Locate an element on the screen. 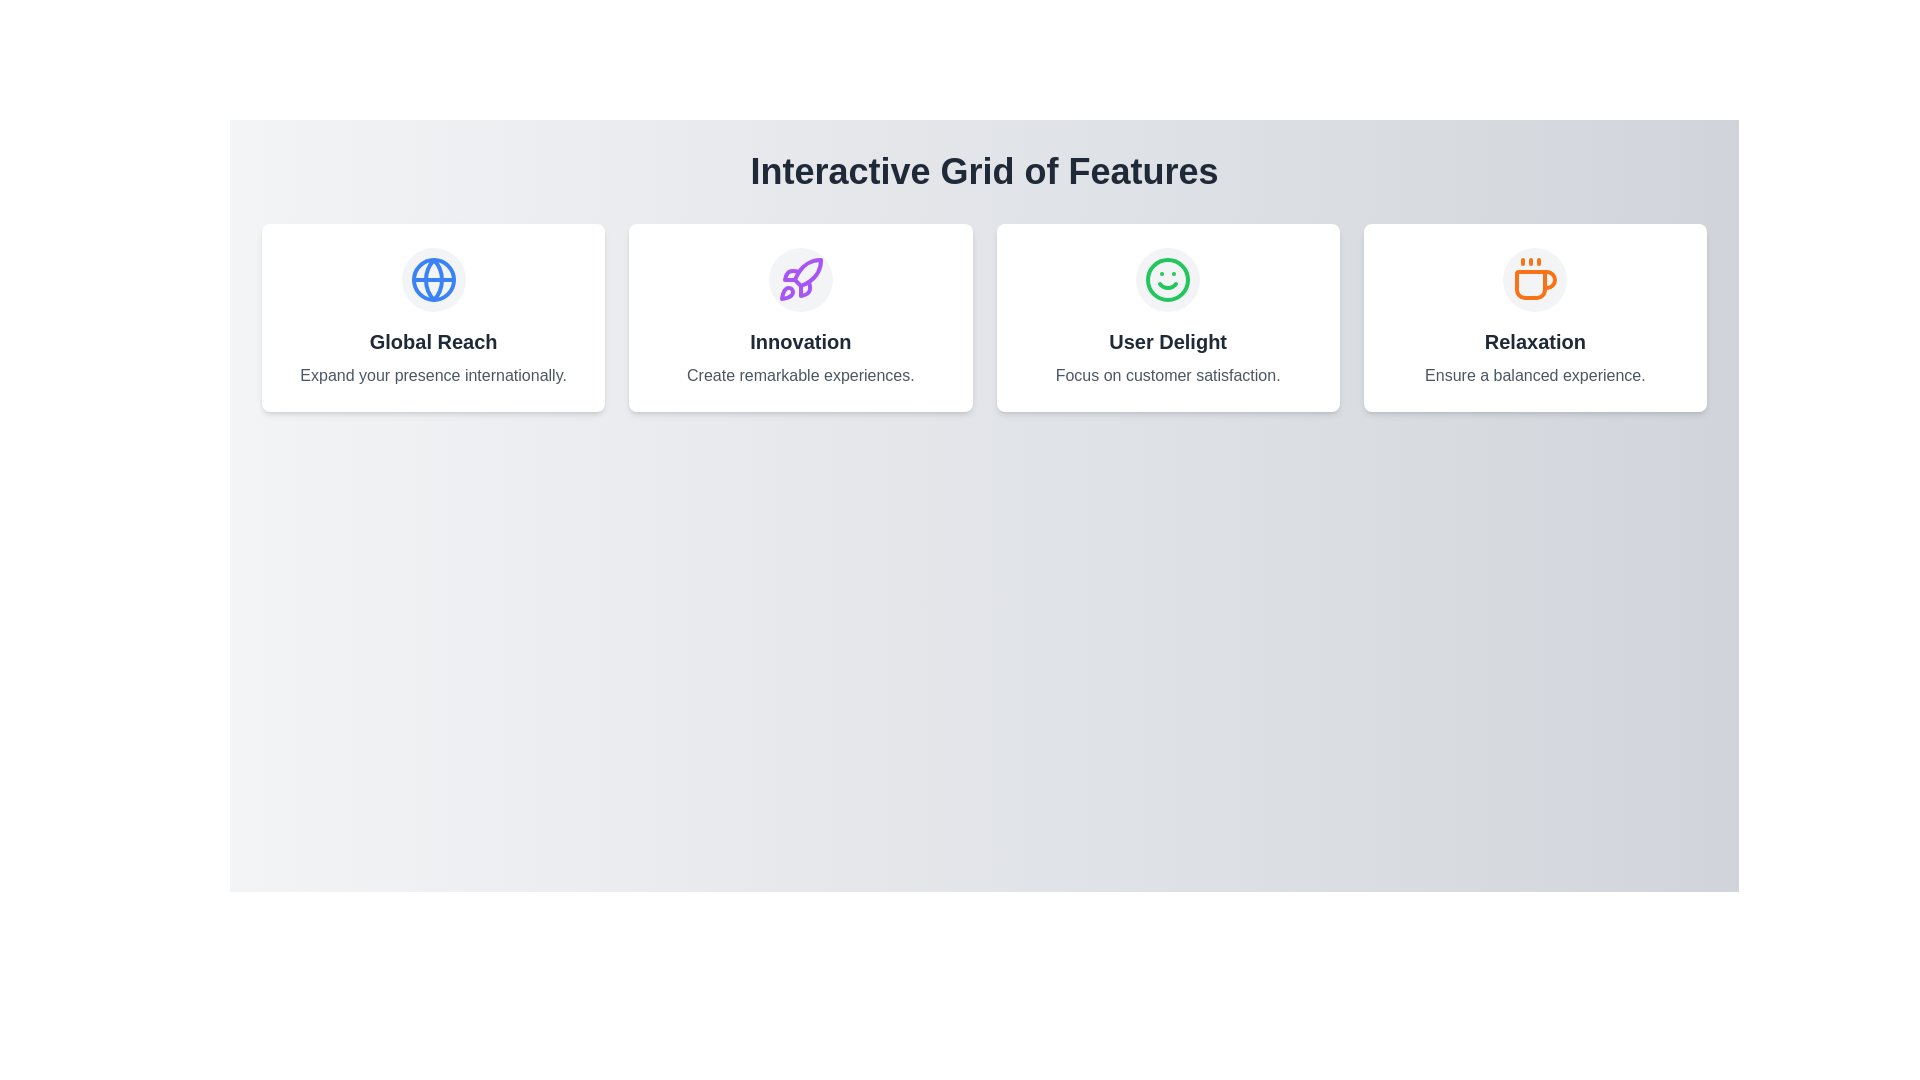  descriptive text label located within the second card of the four horizontally arranged cards, directly below the 'Innovation' heading is located at coordinates (800, 375).